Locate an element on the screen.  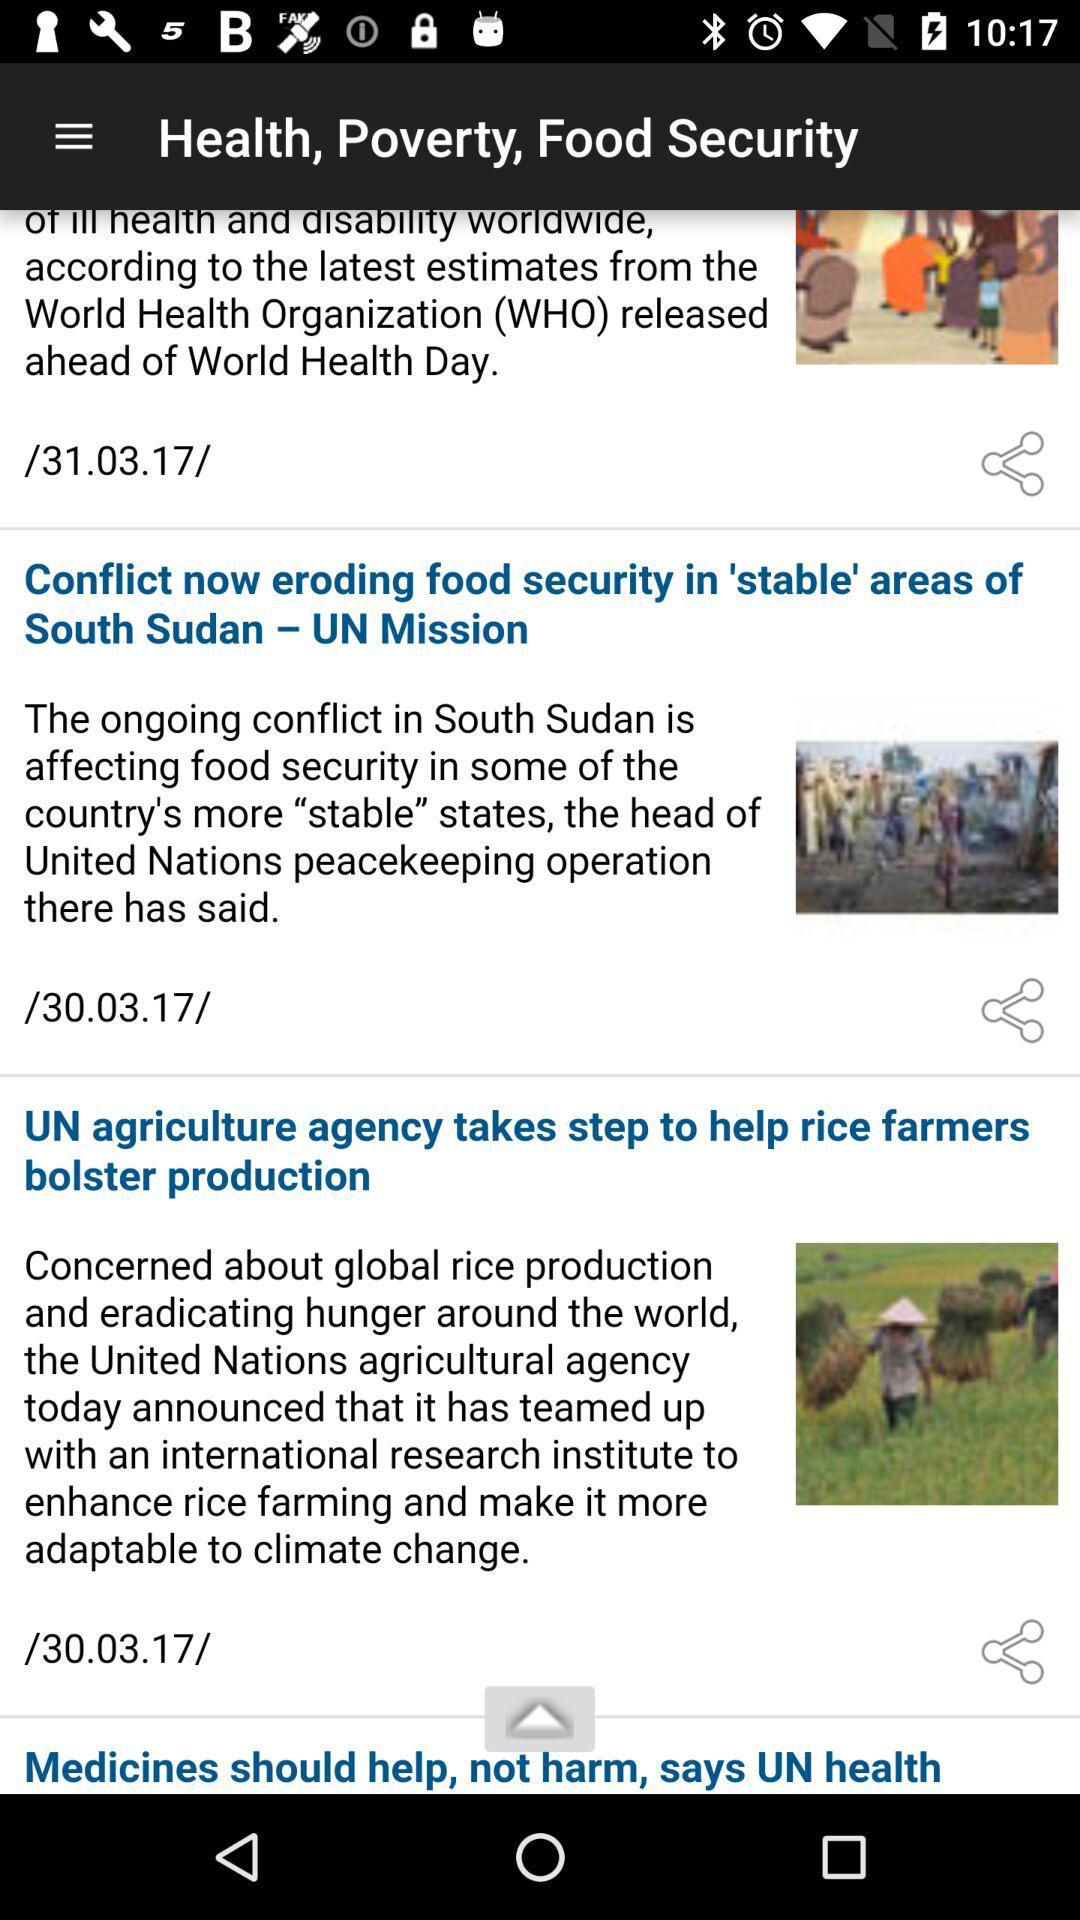
share options is located at coordinates (1017, 1011).